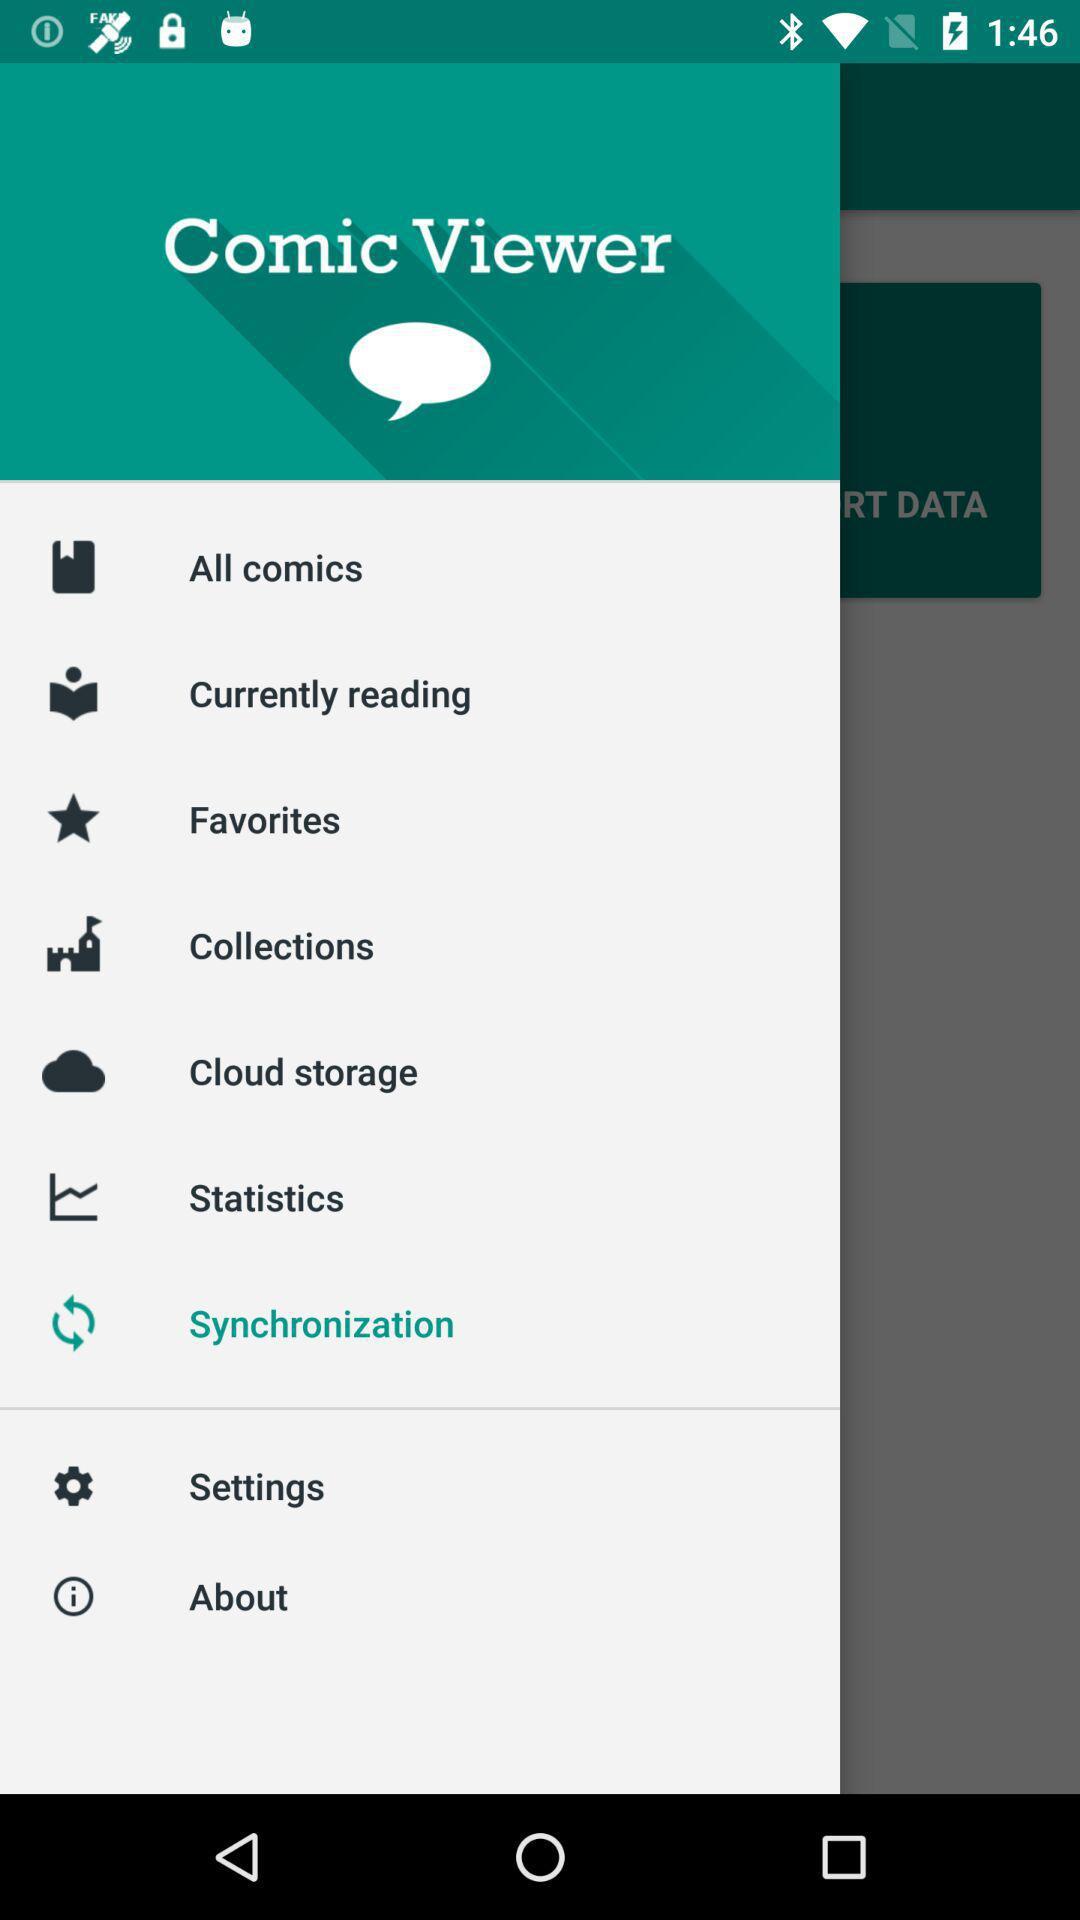 This screenshot has height=1920, width=1080. What do you see at coordinates (72, 944) in the screenshot?
I see `the icon beside collections` at bounding box center [72, 944].